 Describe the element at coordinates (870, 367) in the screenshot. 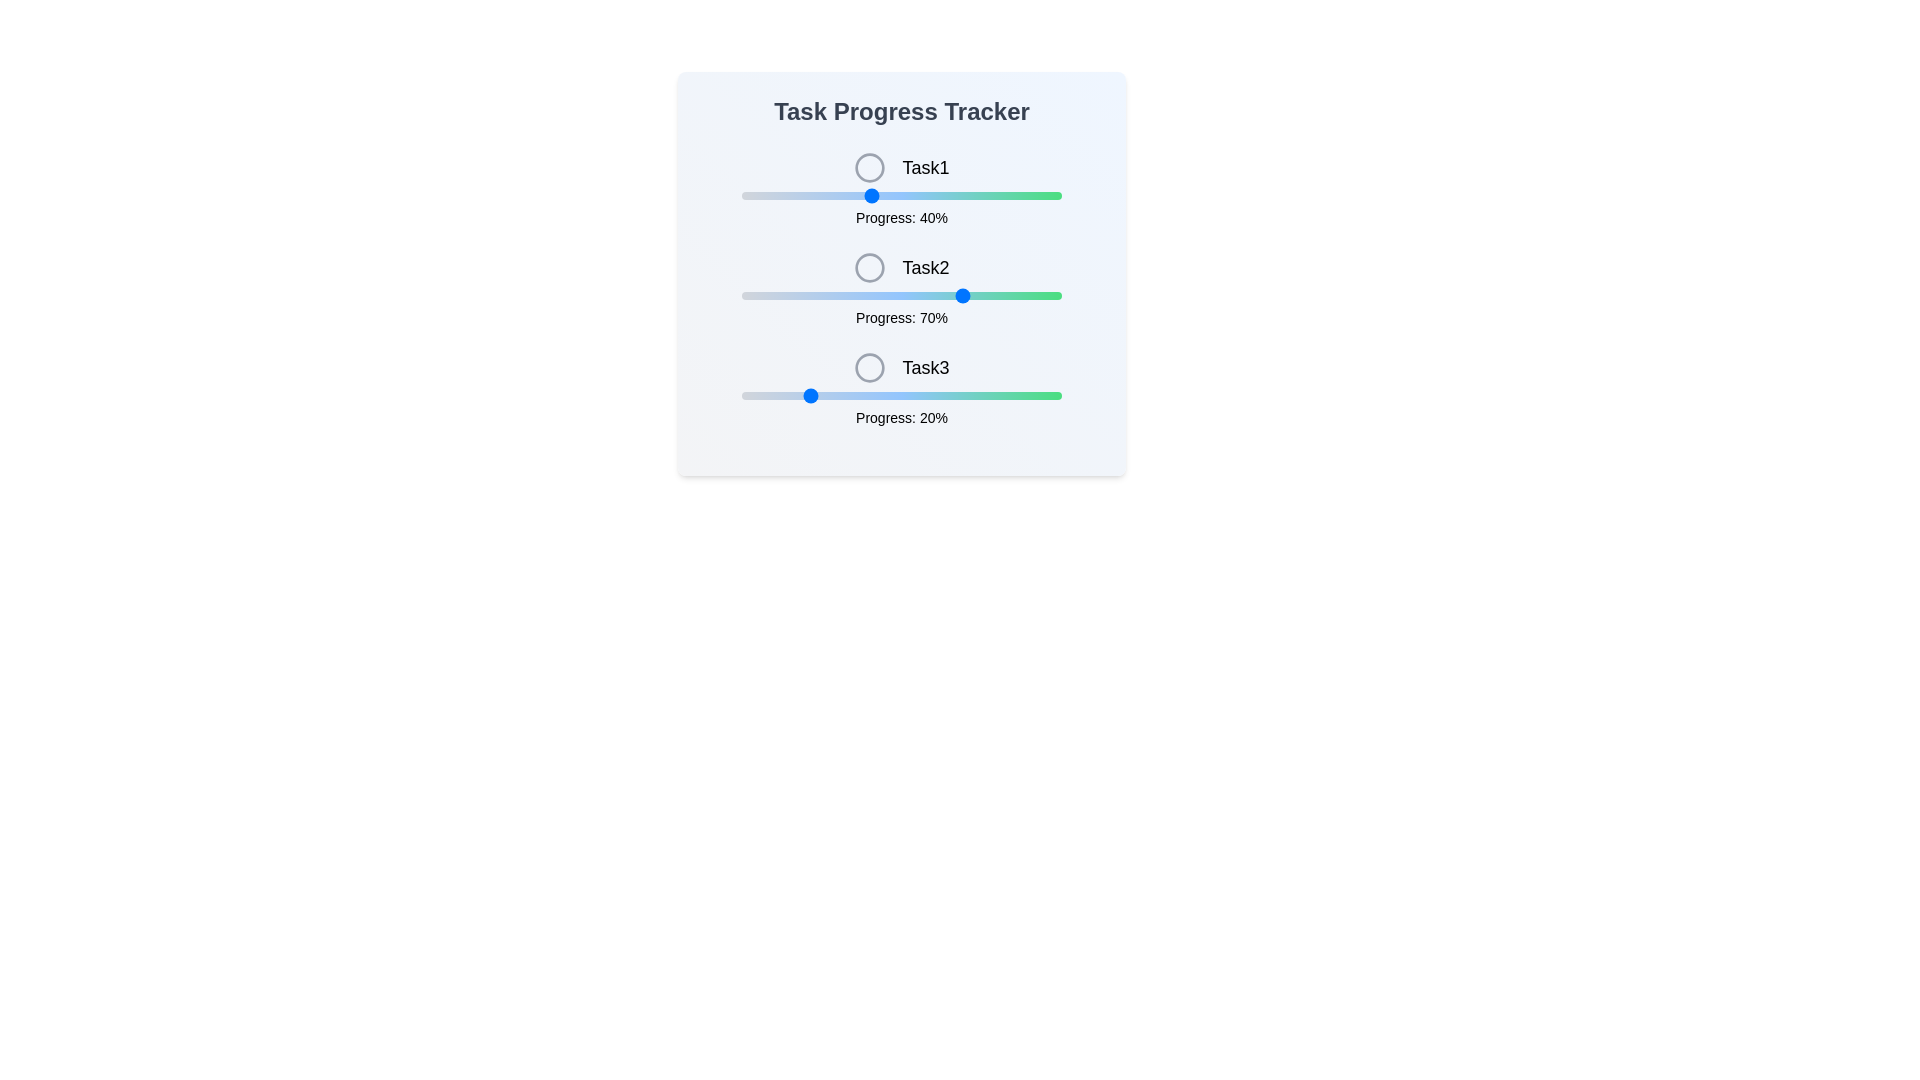

I see `the icon for Task3` at that location.